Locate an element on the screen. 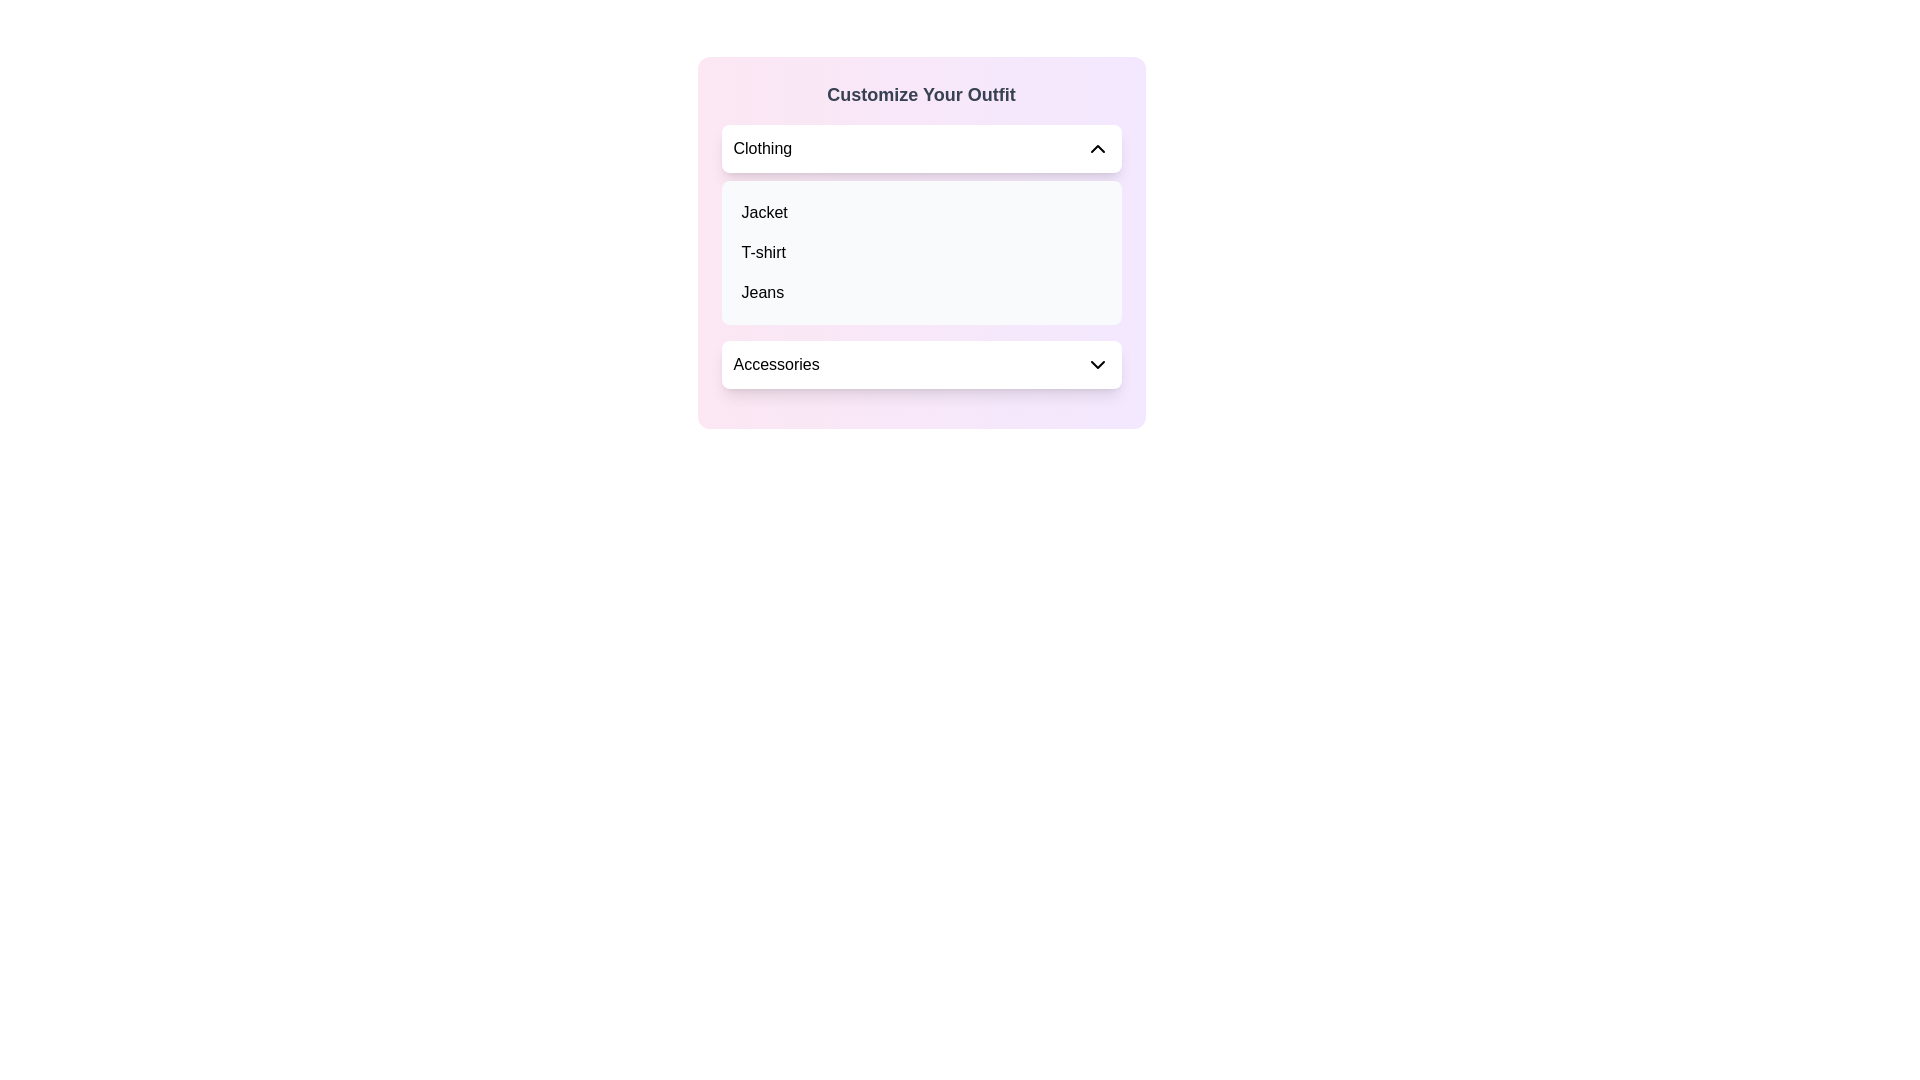 This screenshot has height=1080, width=1920. the 'Clothing' dropdown menu is located at coordinates (920, 148).